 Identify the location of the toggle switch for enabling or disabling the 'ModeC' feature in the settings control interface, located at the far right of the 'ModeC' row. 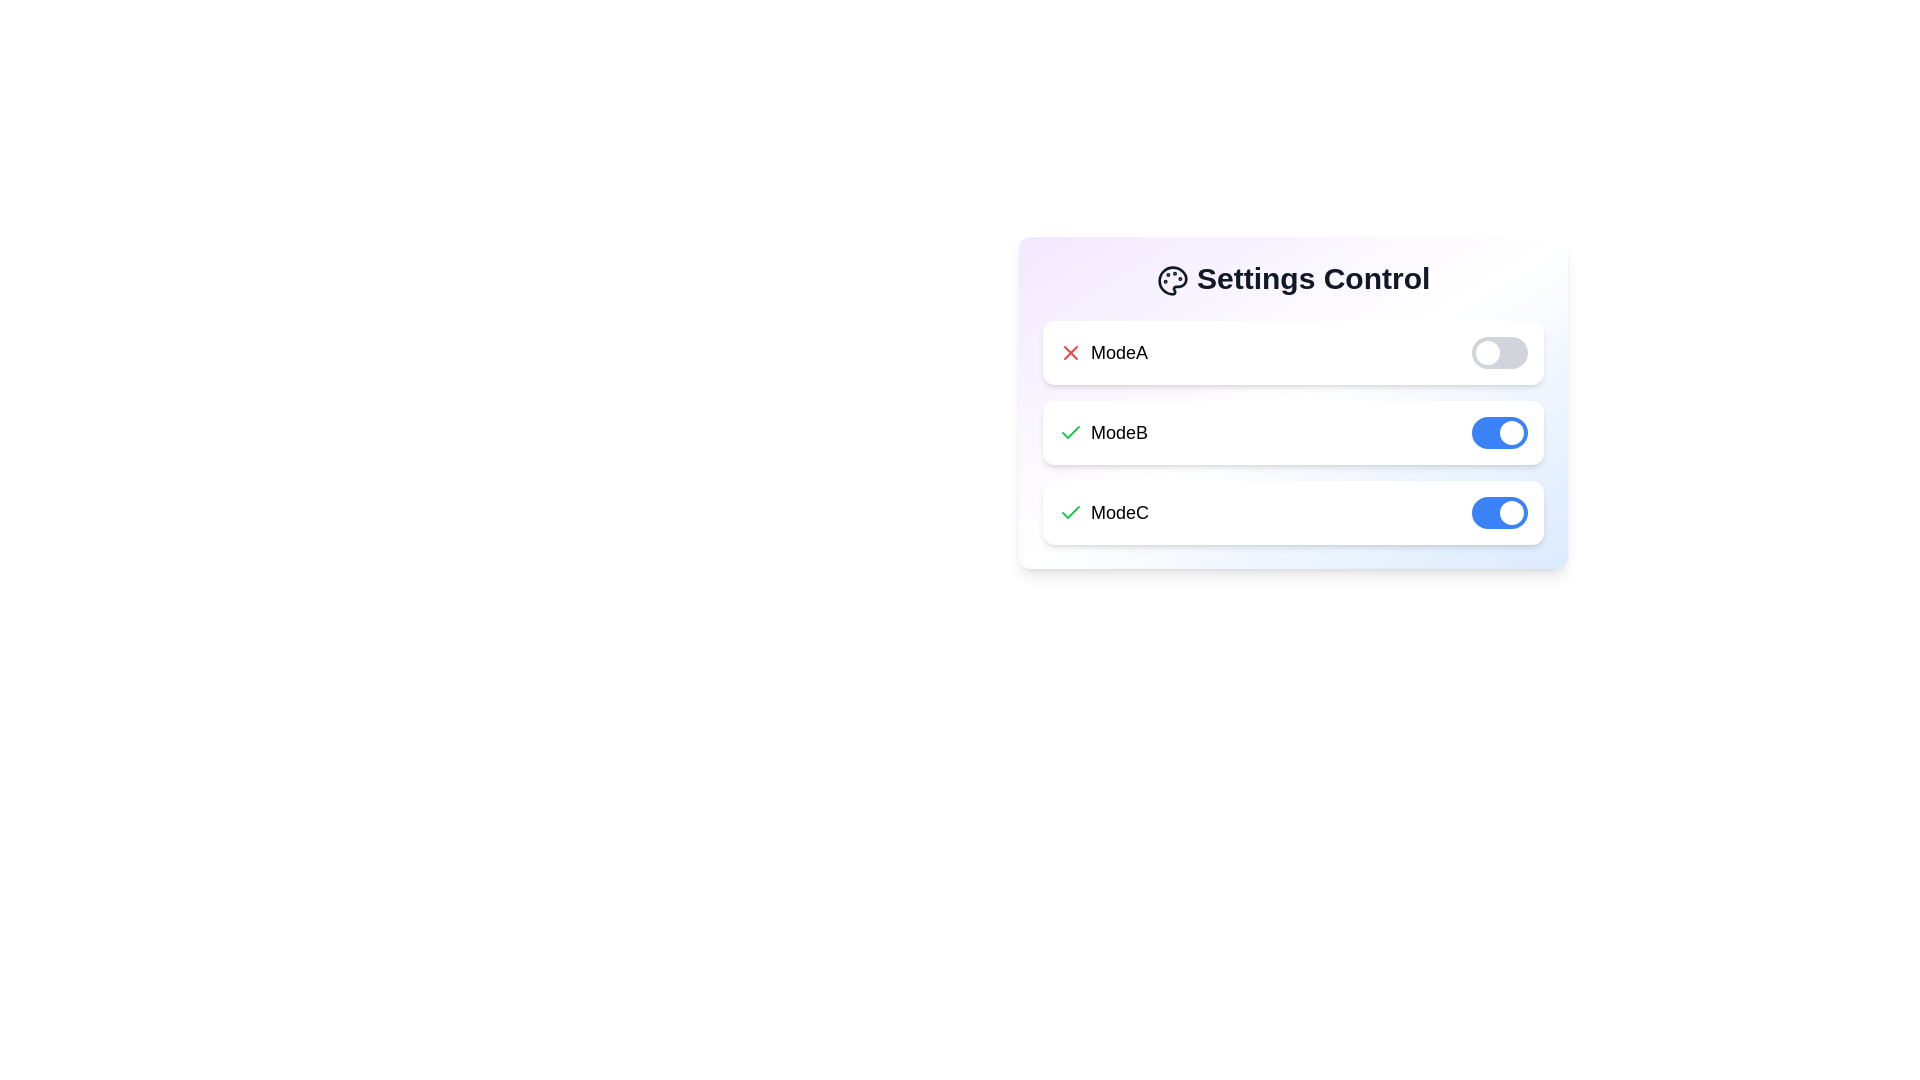
(1499, 512).